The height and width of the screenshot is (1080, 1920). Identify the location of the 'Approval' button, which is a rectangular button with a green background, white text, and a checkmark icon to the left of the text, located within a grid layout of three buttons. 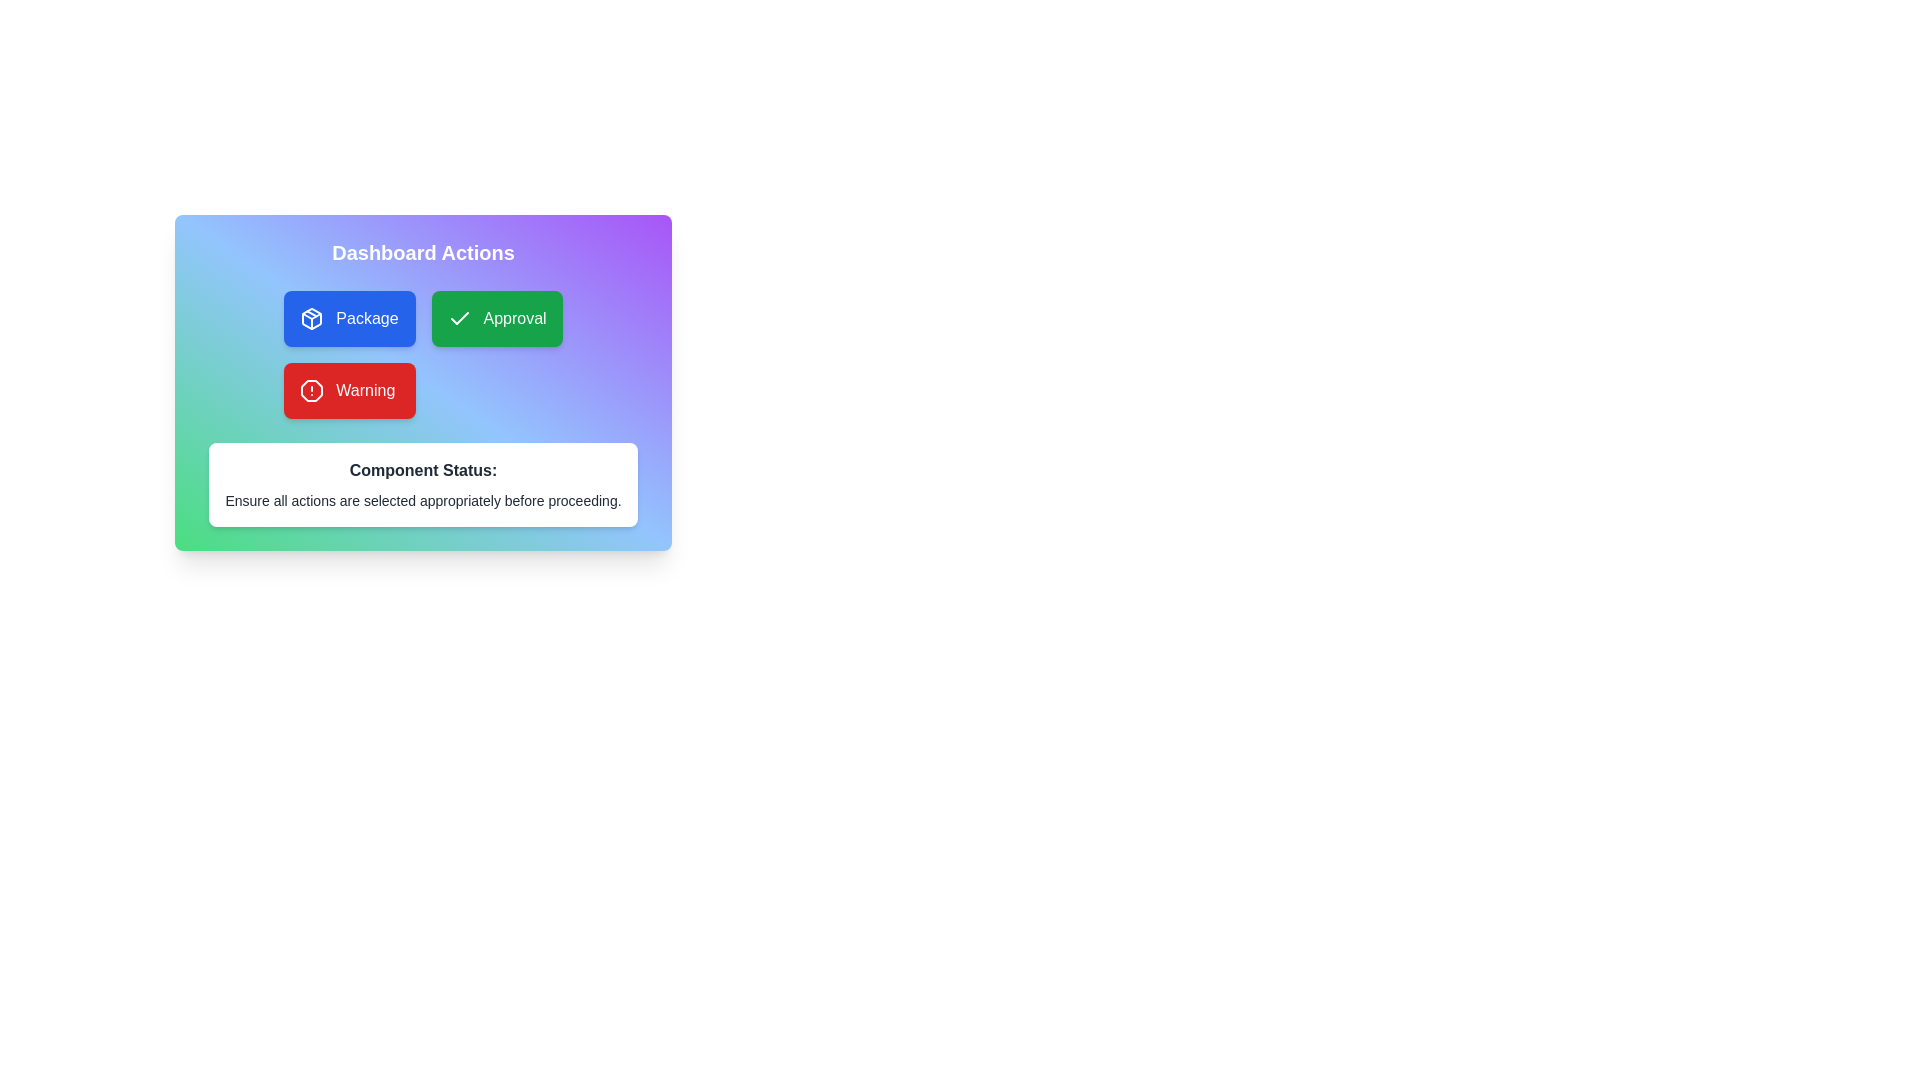
(497, 318).